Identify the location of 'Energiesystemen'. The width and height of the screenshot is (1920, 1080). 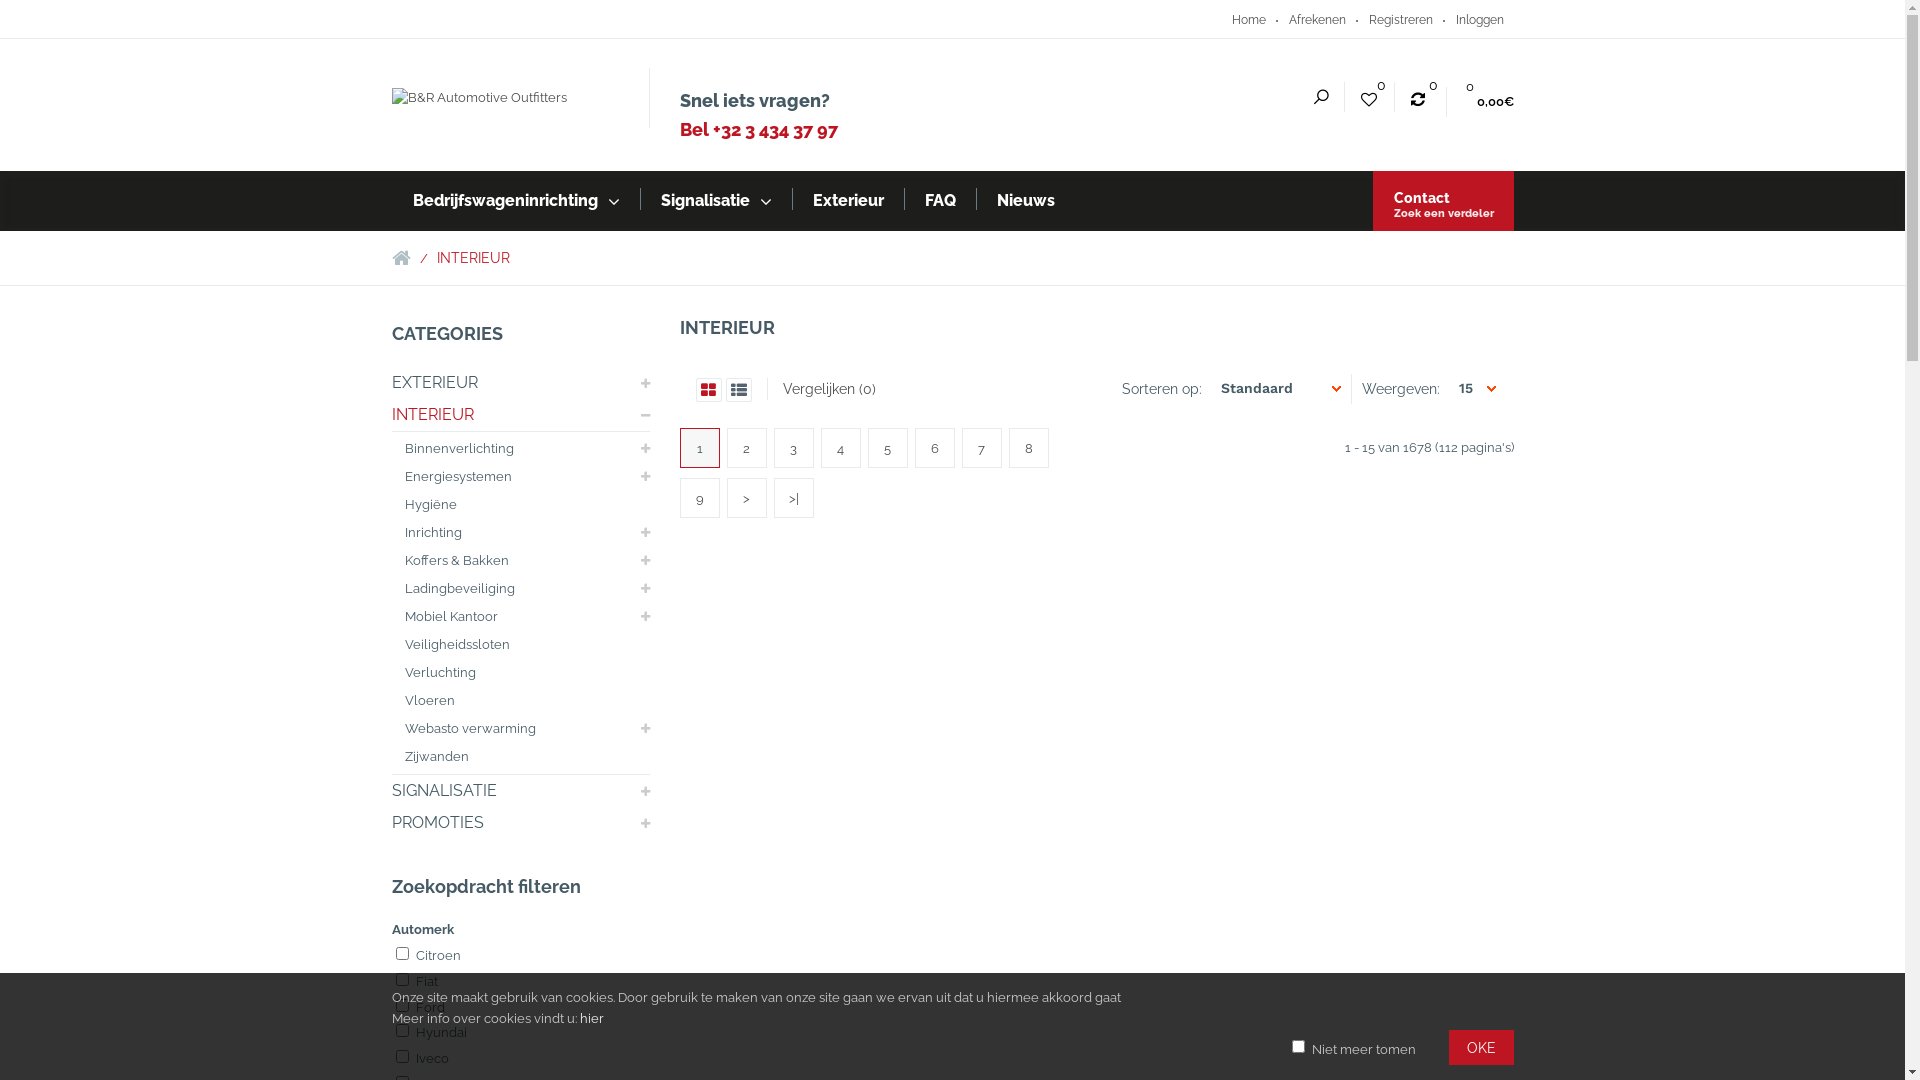
(456, 477).